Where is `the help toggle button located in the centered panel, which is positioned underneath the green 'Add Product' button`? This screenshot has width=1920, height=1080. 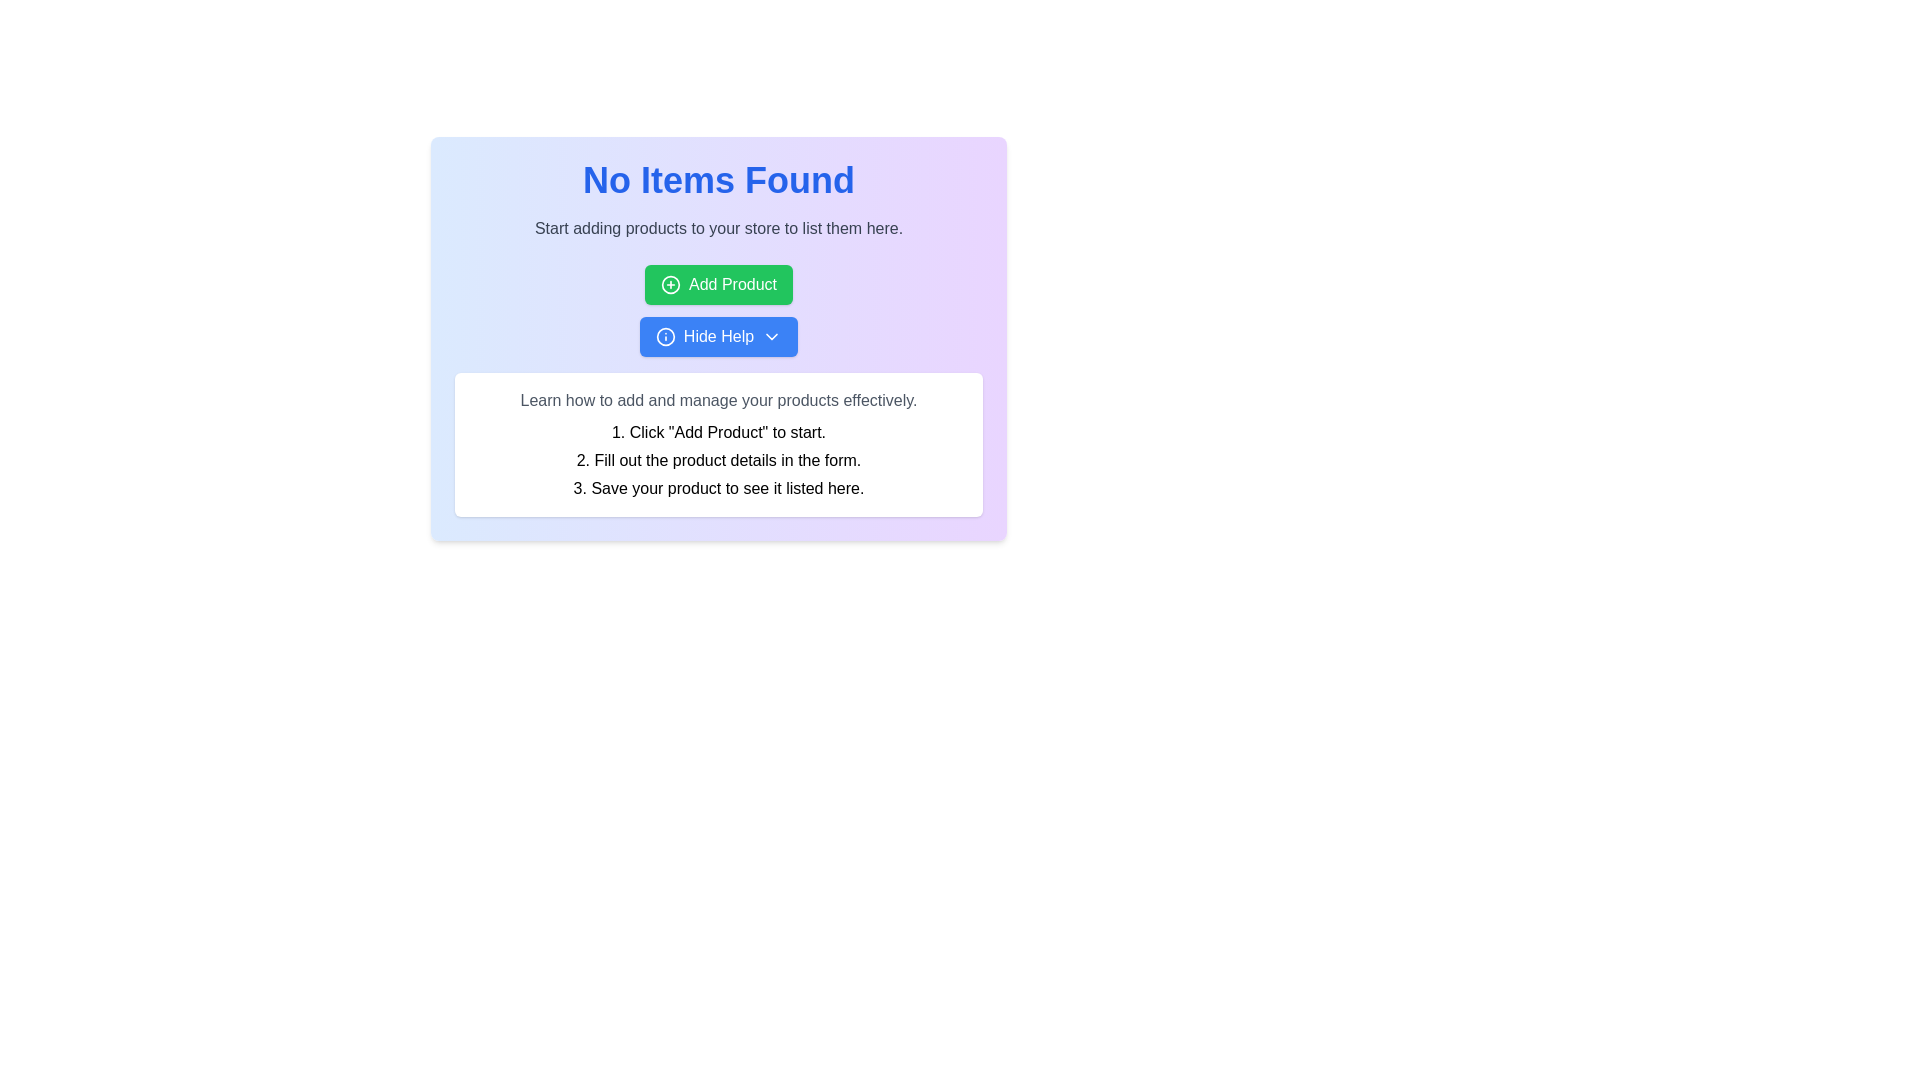
the help toggle button located in the centered panel, which is positioned underneath the green 'Add Product' button is located at coordinates (719, 335).